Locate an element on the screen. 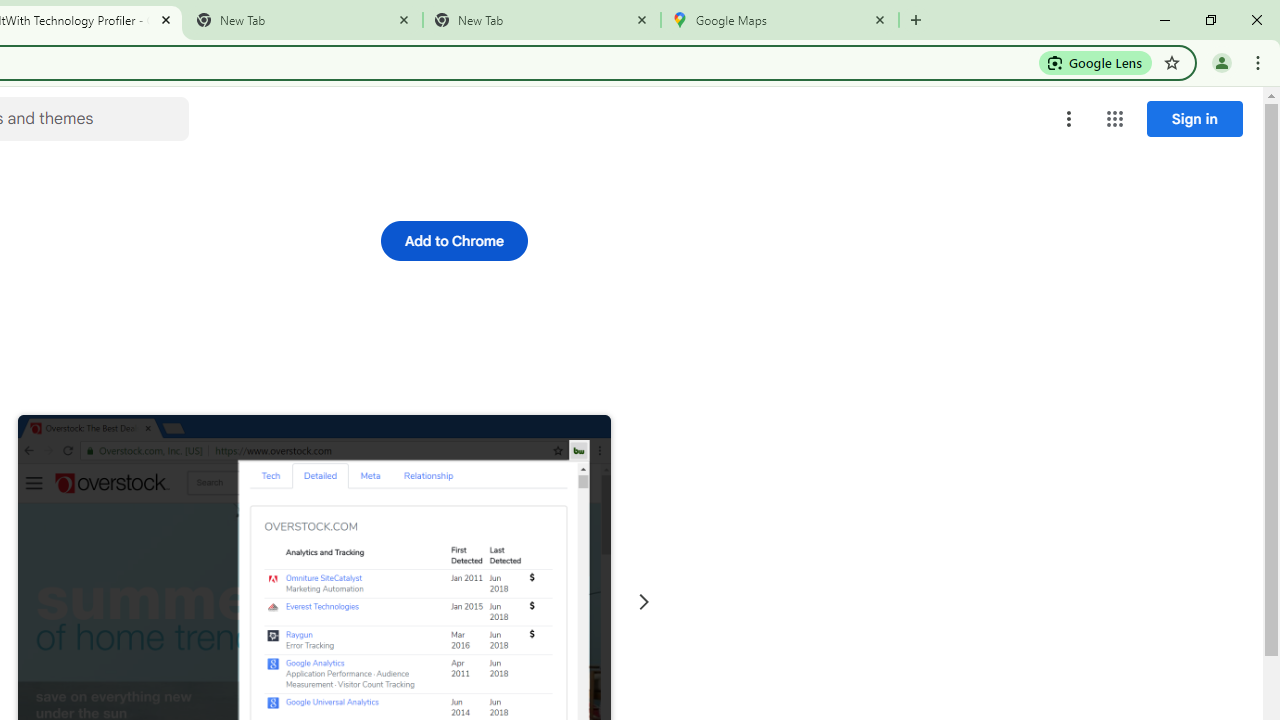 Image resolution: width=1280 pixels, height=720 pixels. 'Sign in' is located at coordinates (1194, 118).